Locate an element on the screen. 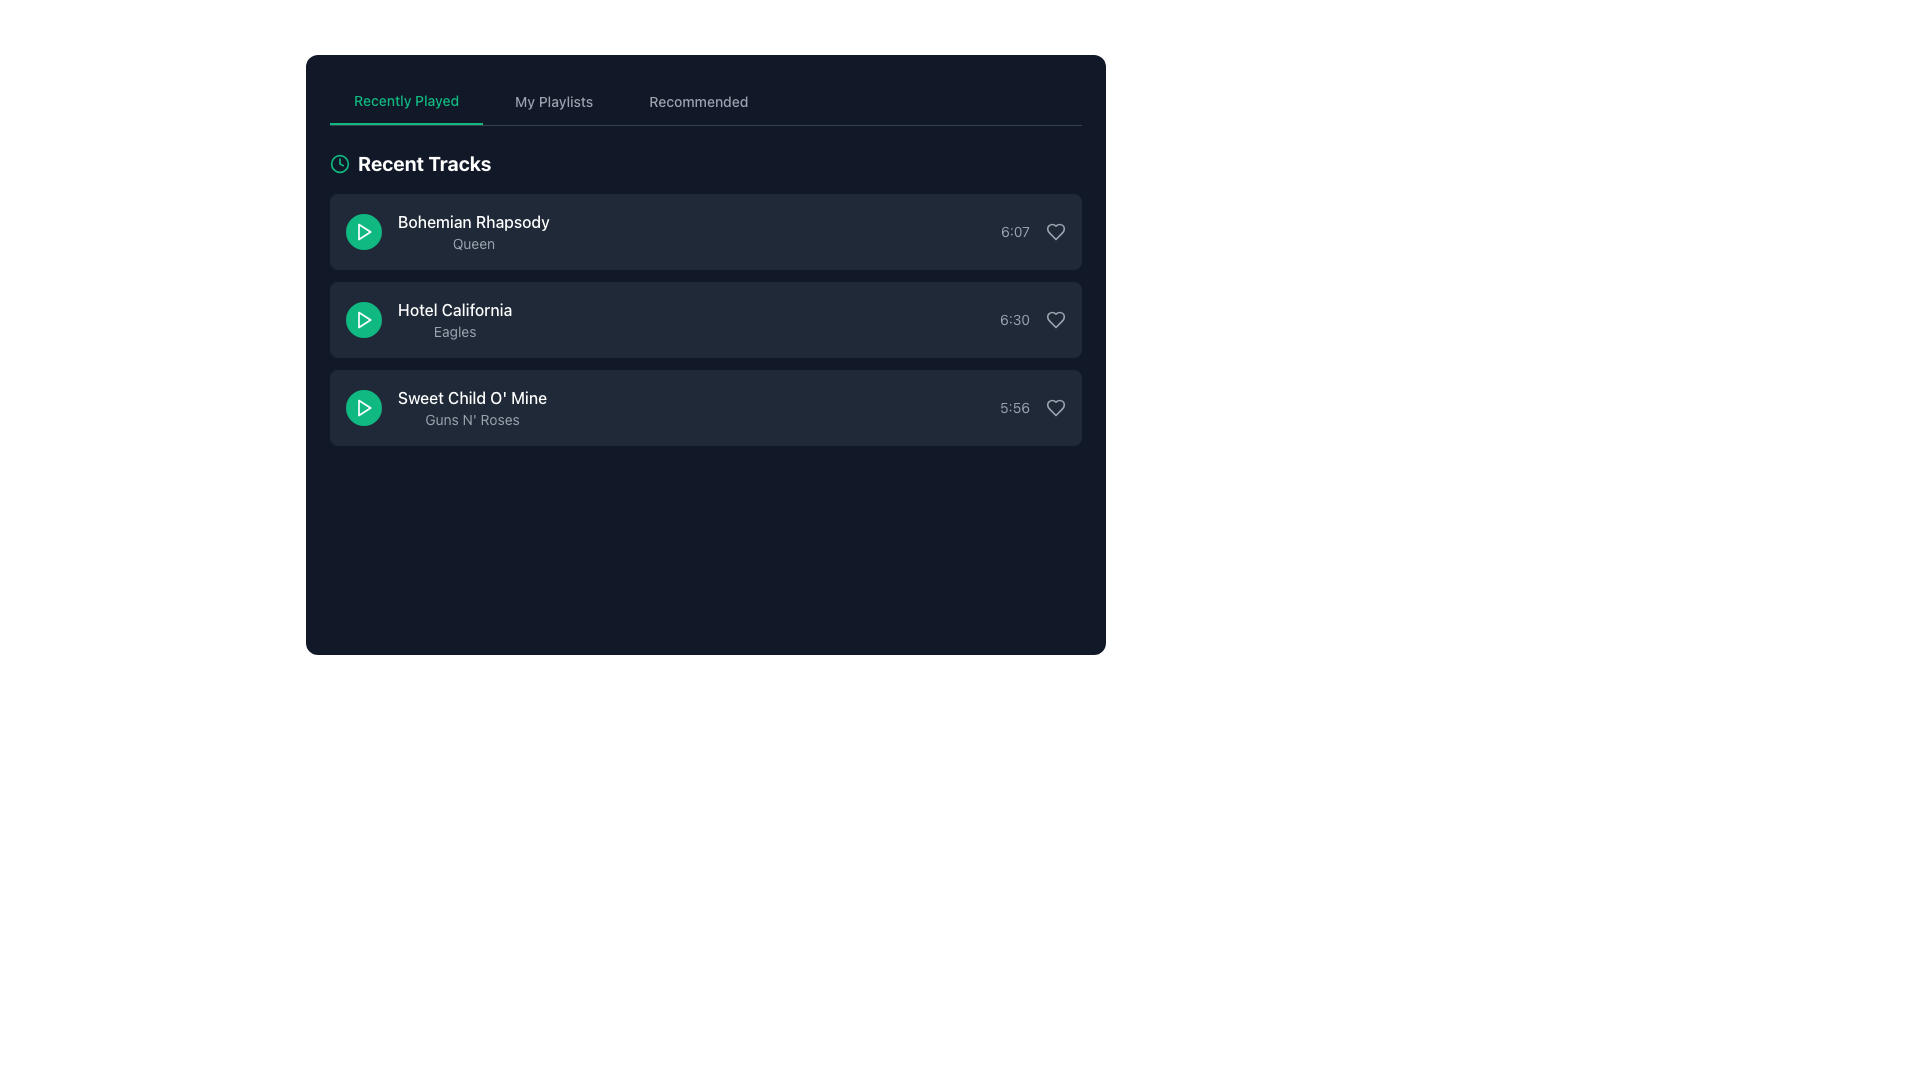  the first item in the 'Recent Tracks' list is located at coordinates (705, 230).